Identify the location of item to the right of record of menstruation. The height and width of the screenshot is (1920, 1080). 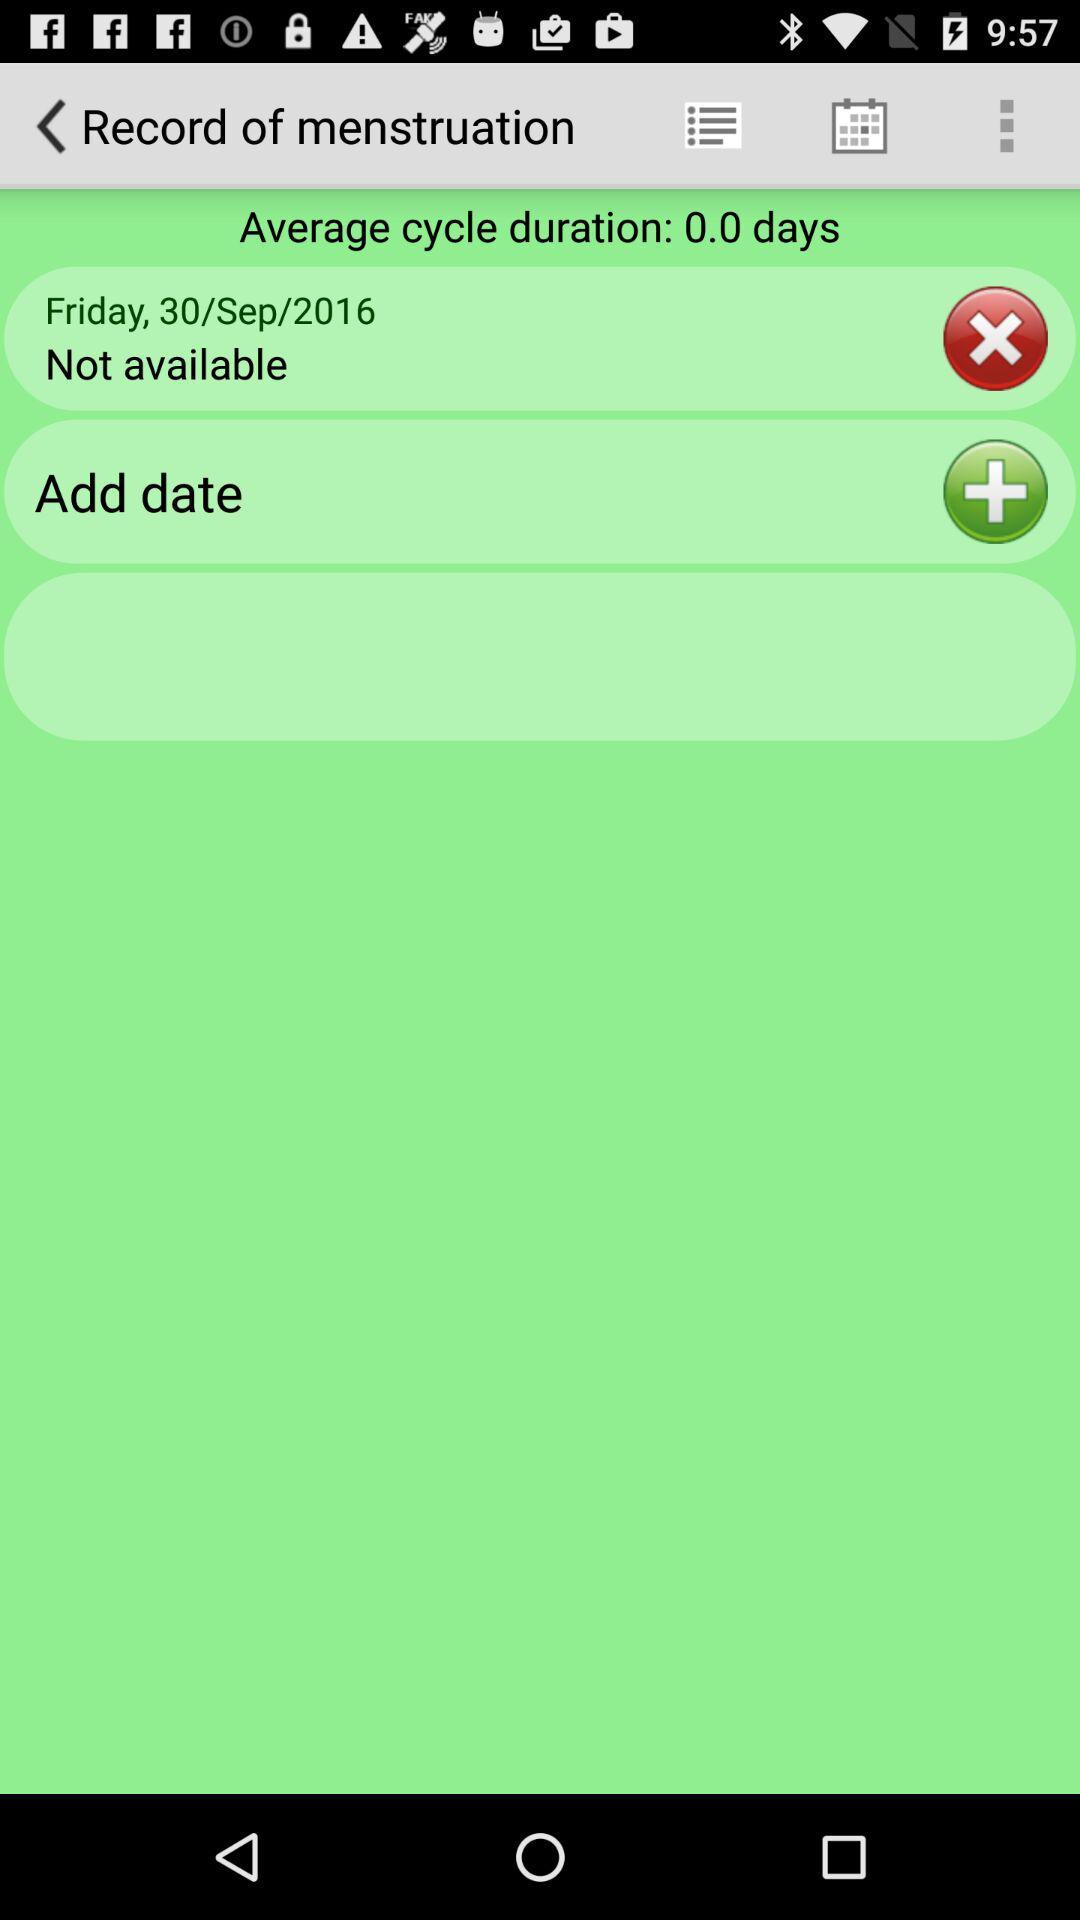
(711, 124).